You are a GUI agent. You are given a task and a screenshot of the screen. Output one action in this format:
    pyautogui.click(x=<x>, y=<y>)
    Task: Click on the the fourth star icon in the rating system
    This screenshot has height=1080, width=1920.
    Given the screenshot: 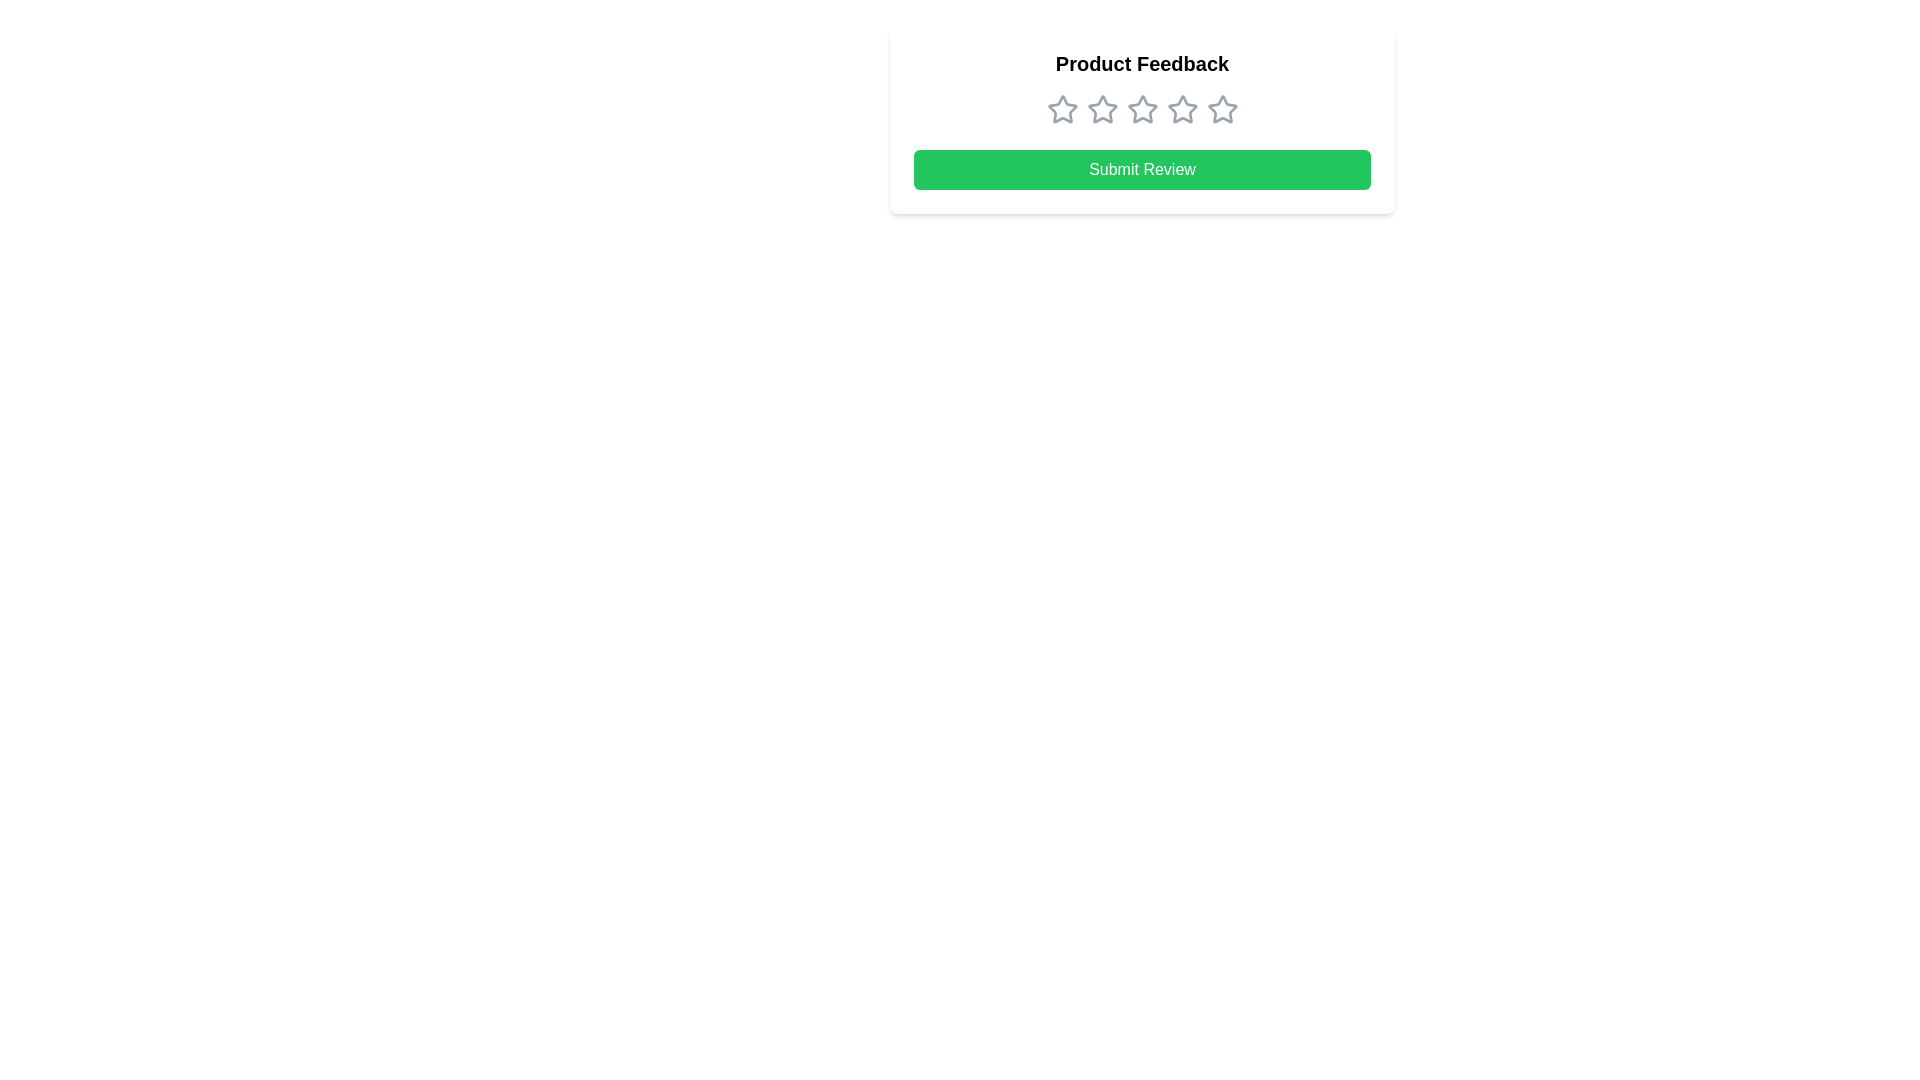 What is the action you would take?
    pyautogui.click(x=1182, y=110)
    